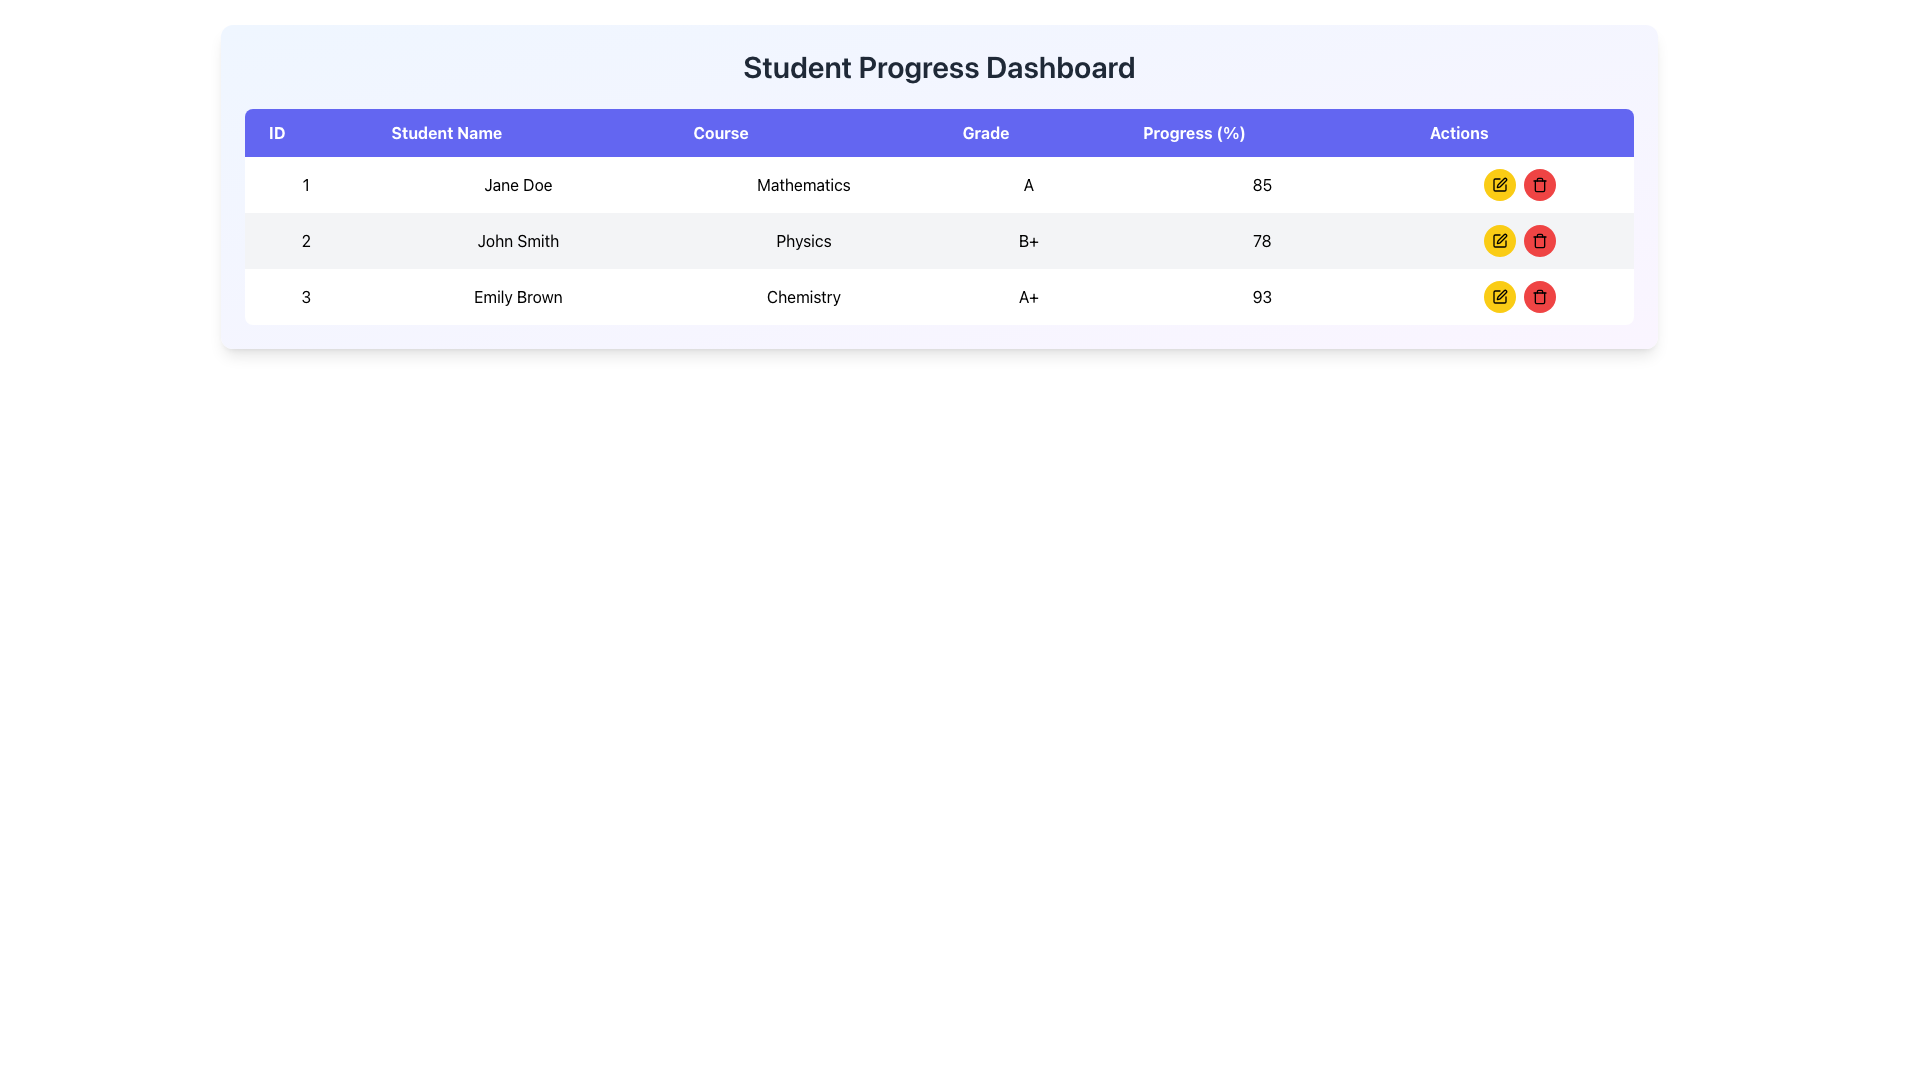  I want to click on the text display element that shows the identification number for the row corresponding to 'John Smith' in the first column under the header 'ID', so click(305, 239).